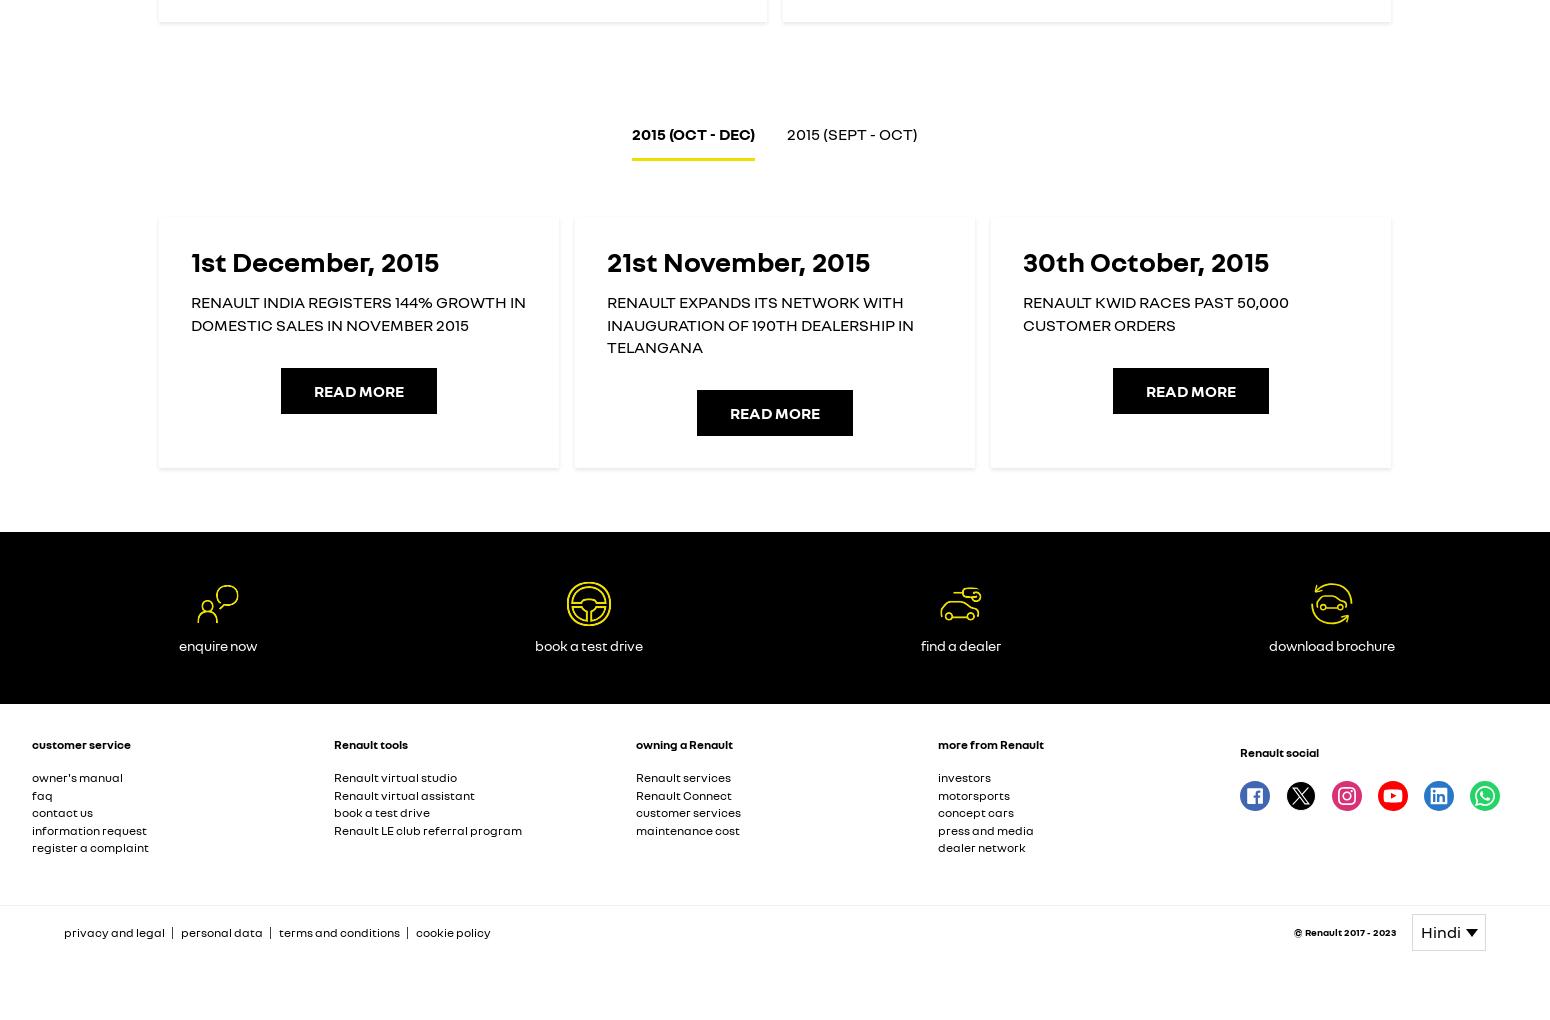 The height and width of the screenshot is (1020, 1550). What do you see at coordinates (683, 743) in the screenshot?
I see `'owning a Renault'` at bounding box center [683, 743].